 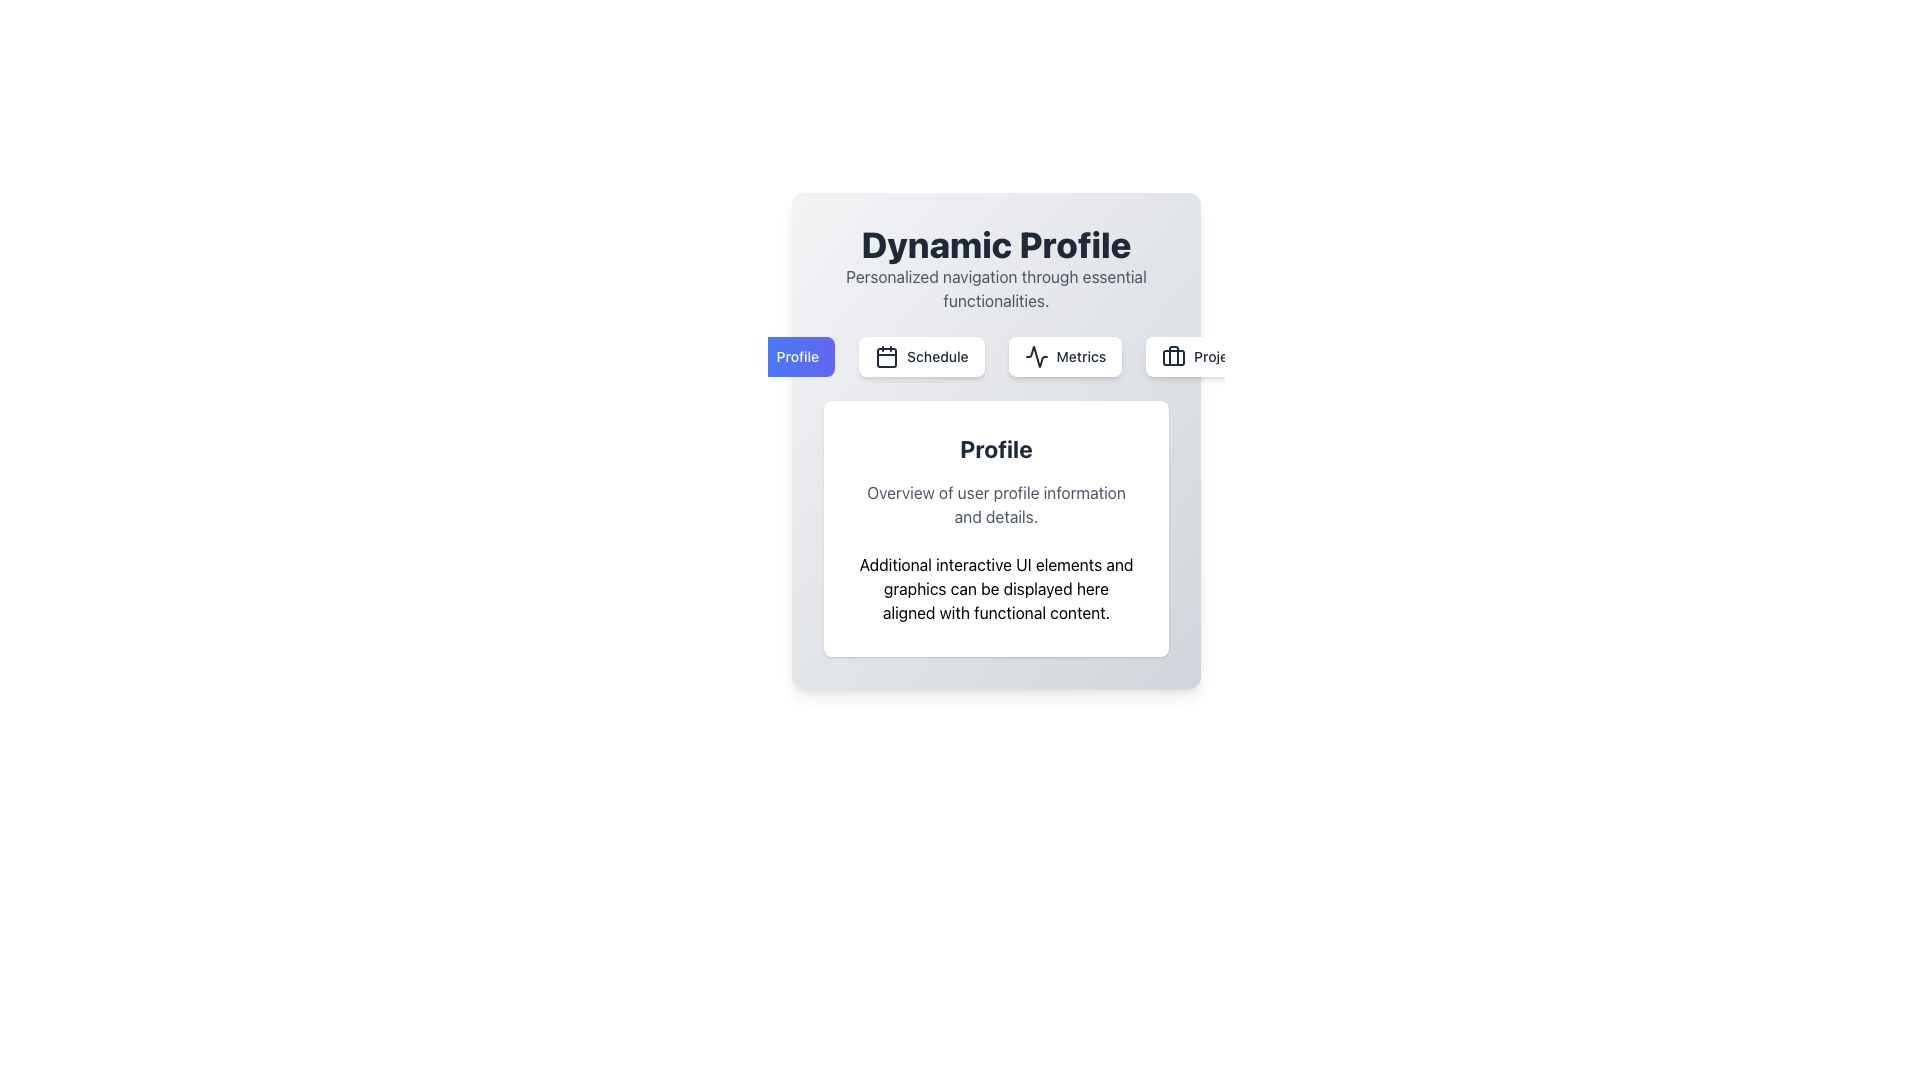 I want to click on the center of the briefcase icon element in the SVG graphic, which is the fourth item in the navigation bar below 'Dynamic Profile', so click(x=1174, y=357).